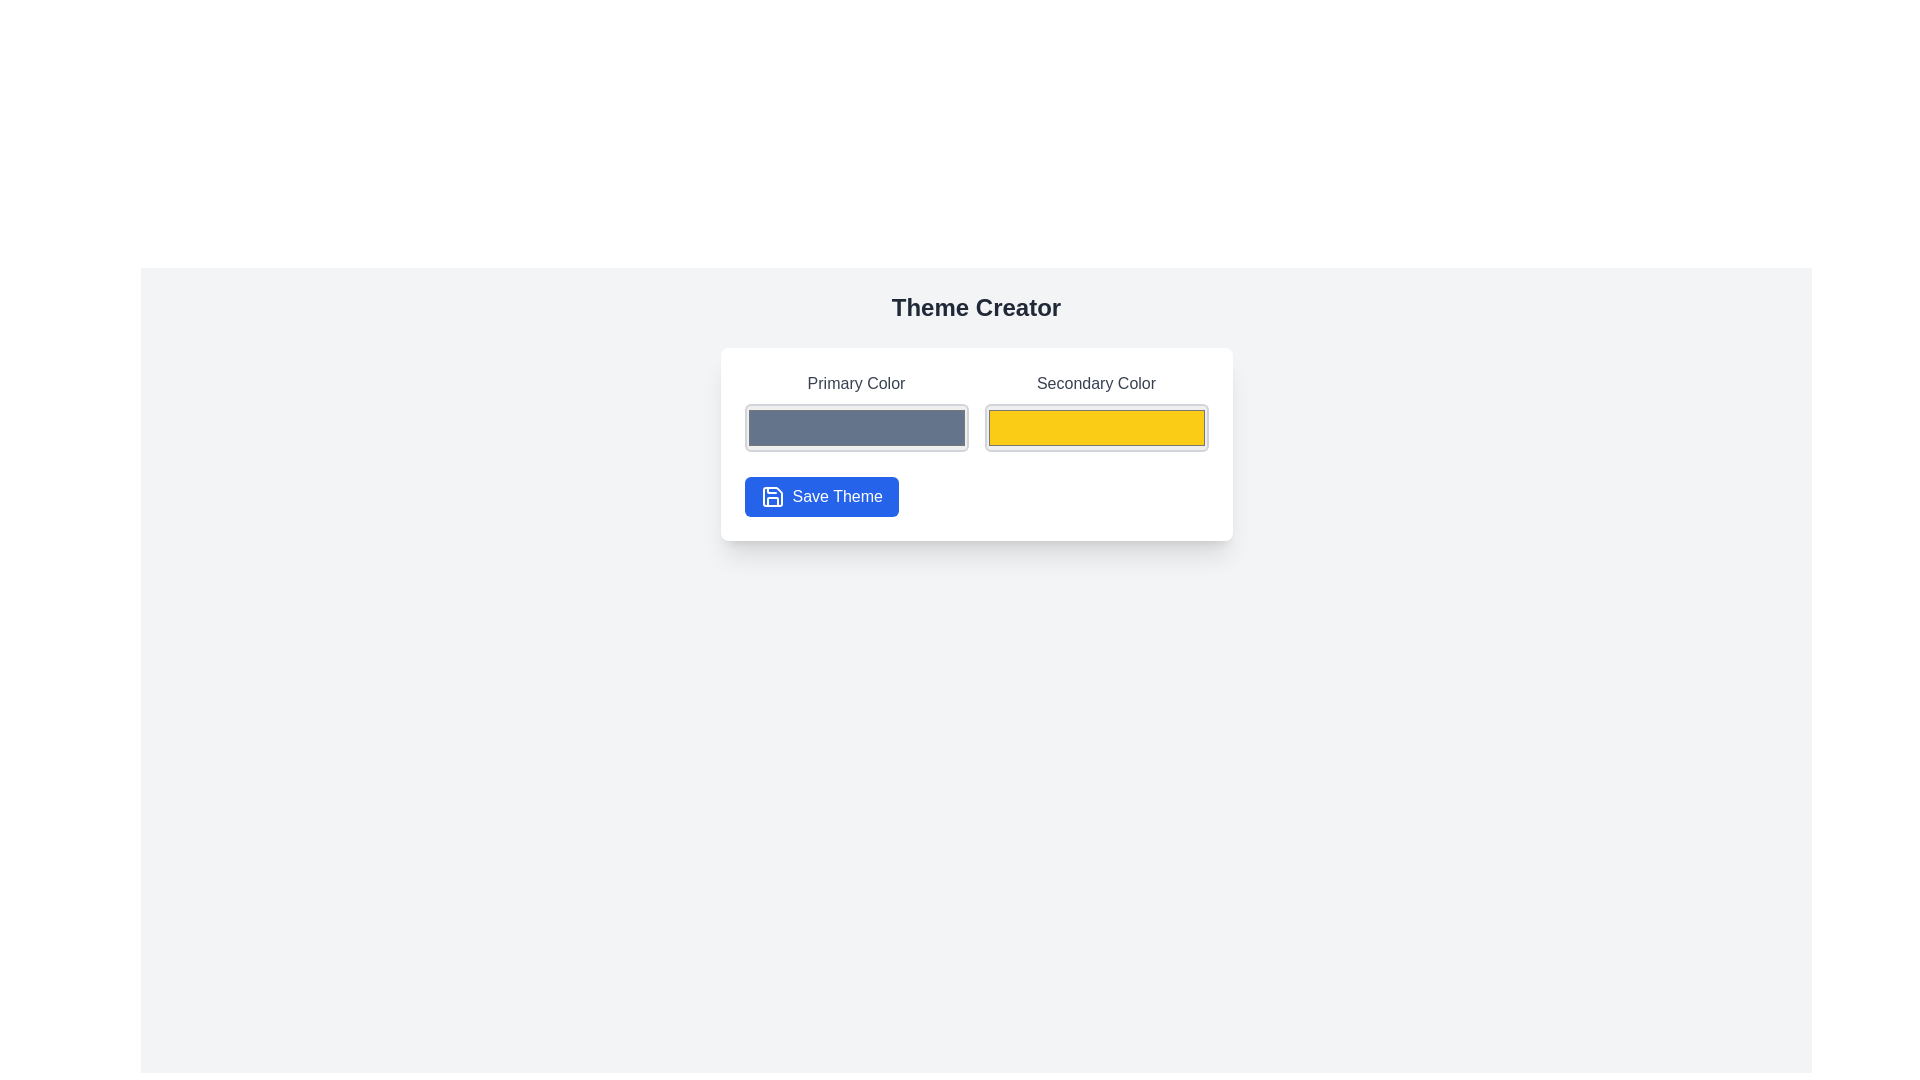 This screenshot has height=1080, width=1920. Describe the element at coordinates (856, 384) in the screenshot. I see `the 'Primary Color' label, which is a bold gray text label positioned above a color picker component` at that location.